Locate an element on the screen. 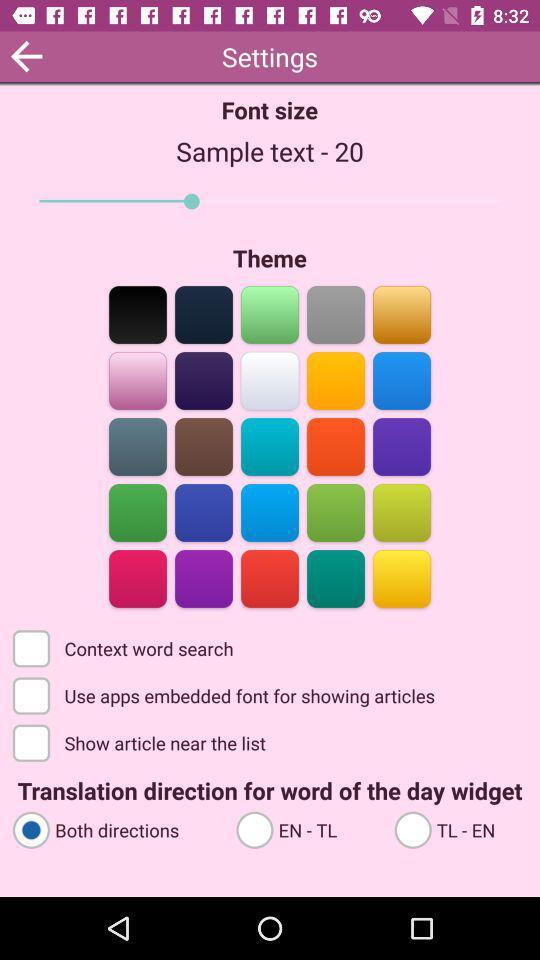 This screenshot has height=960, width=540. item above the use apps embedded checkbox is located at coordinates (125, 646).